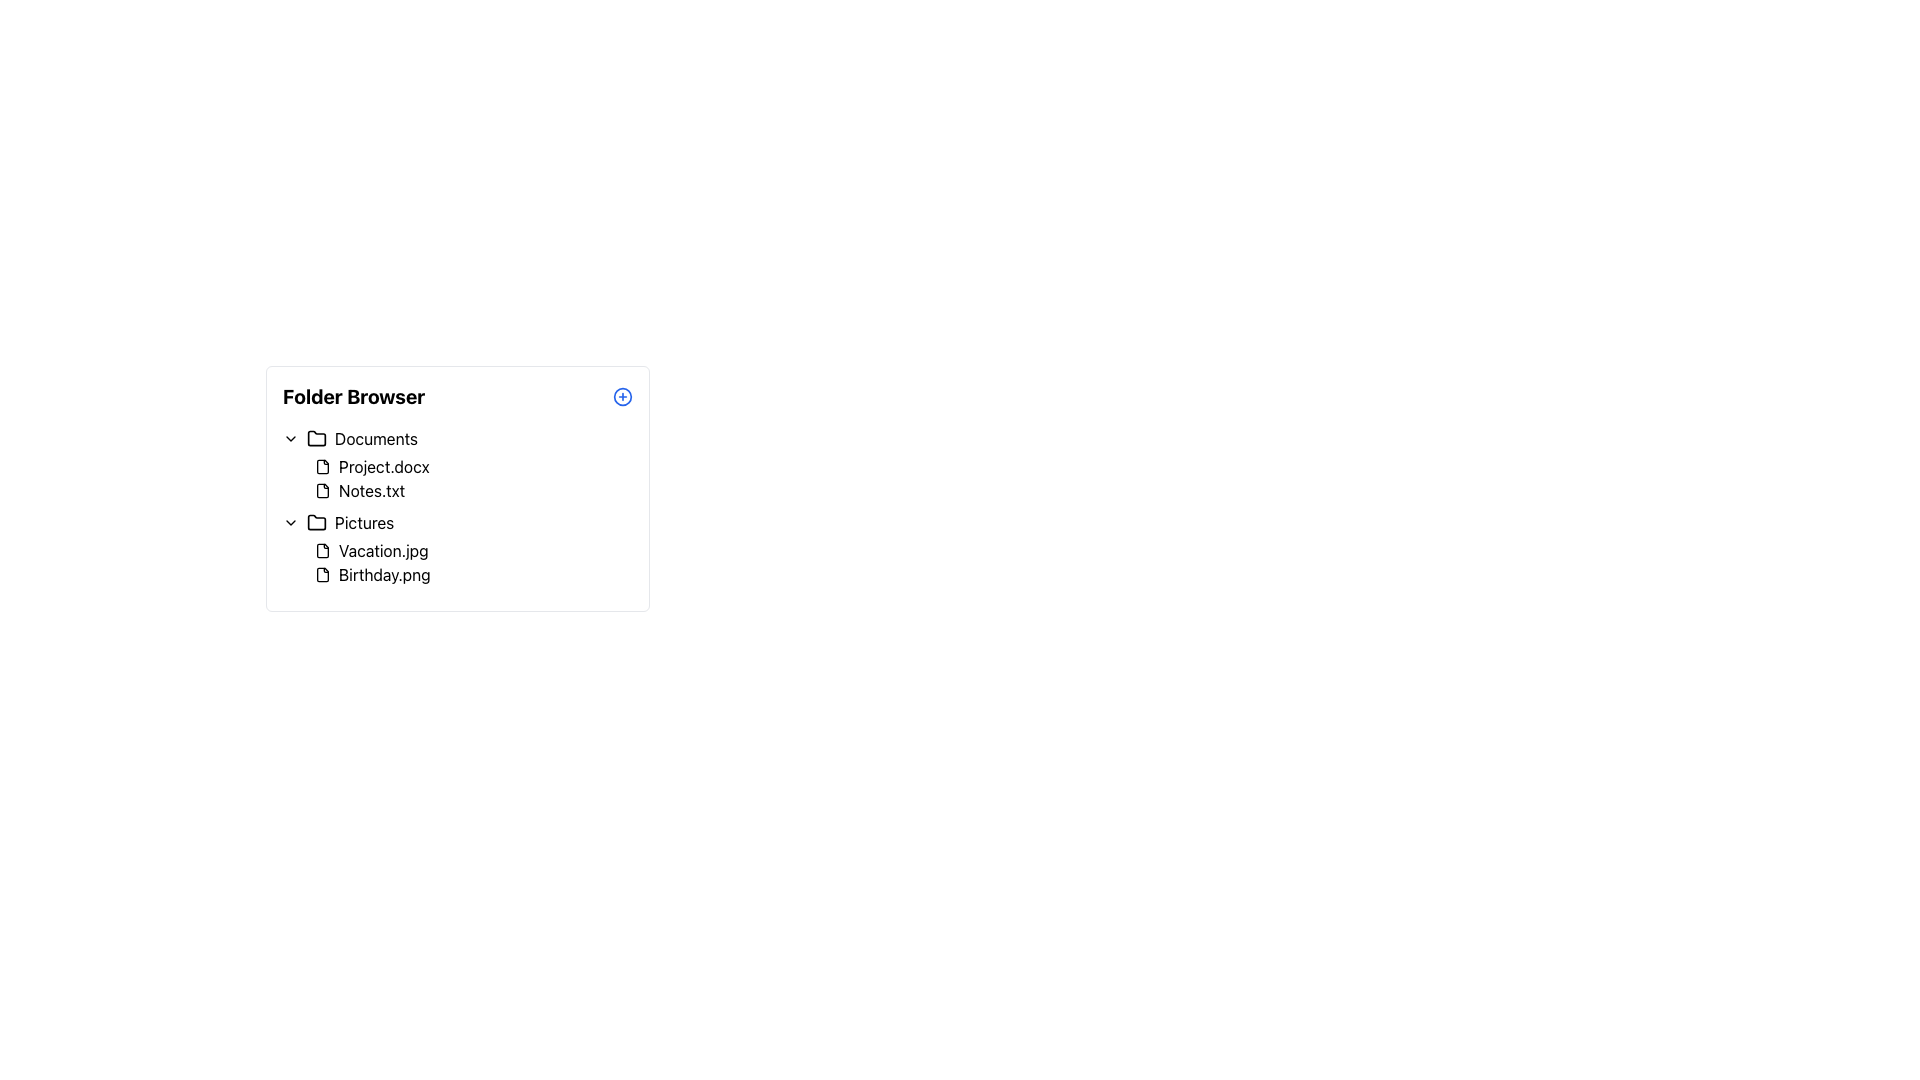 The image size is (1920, 1080). I want to click on the folder icon next to the 'Documents' text label in the file tree interface, so click(315, 438).